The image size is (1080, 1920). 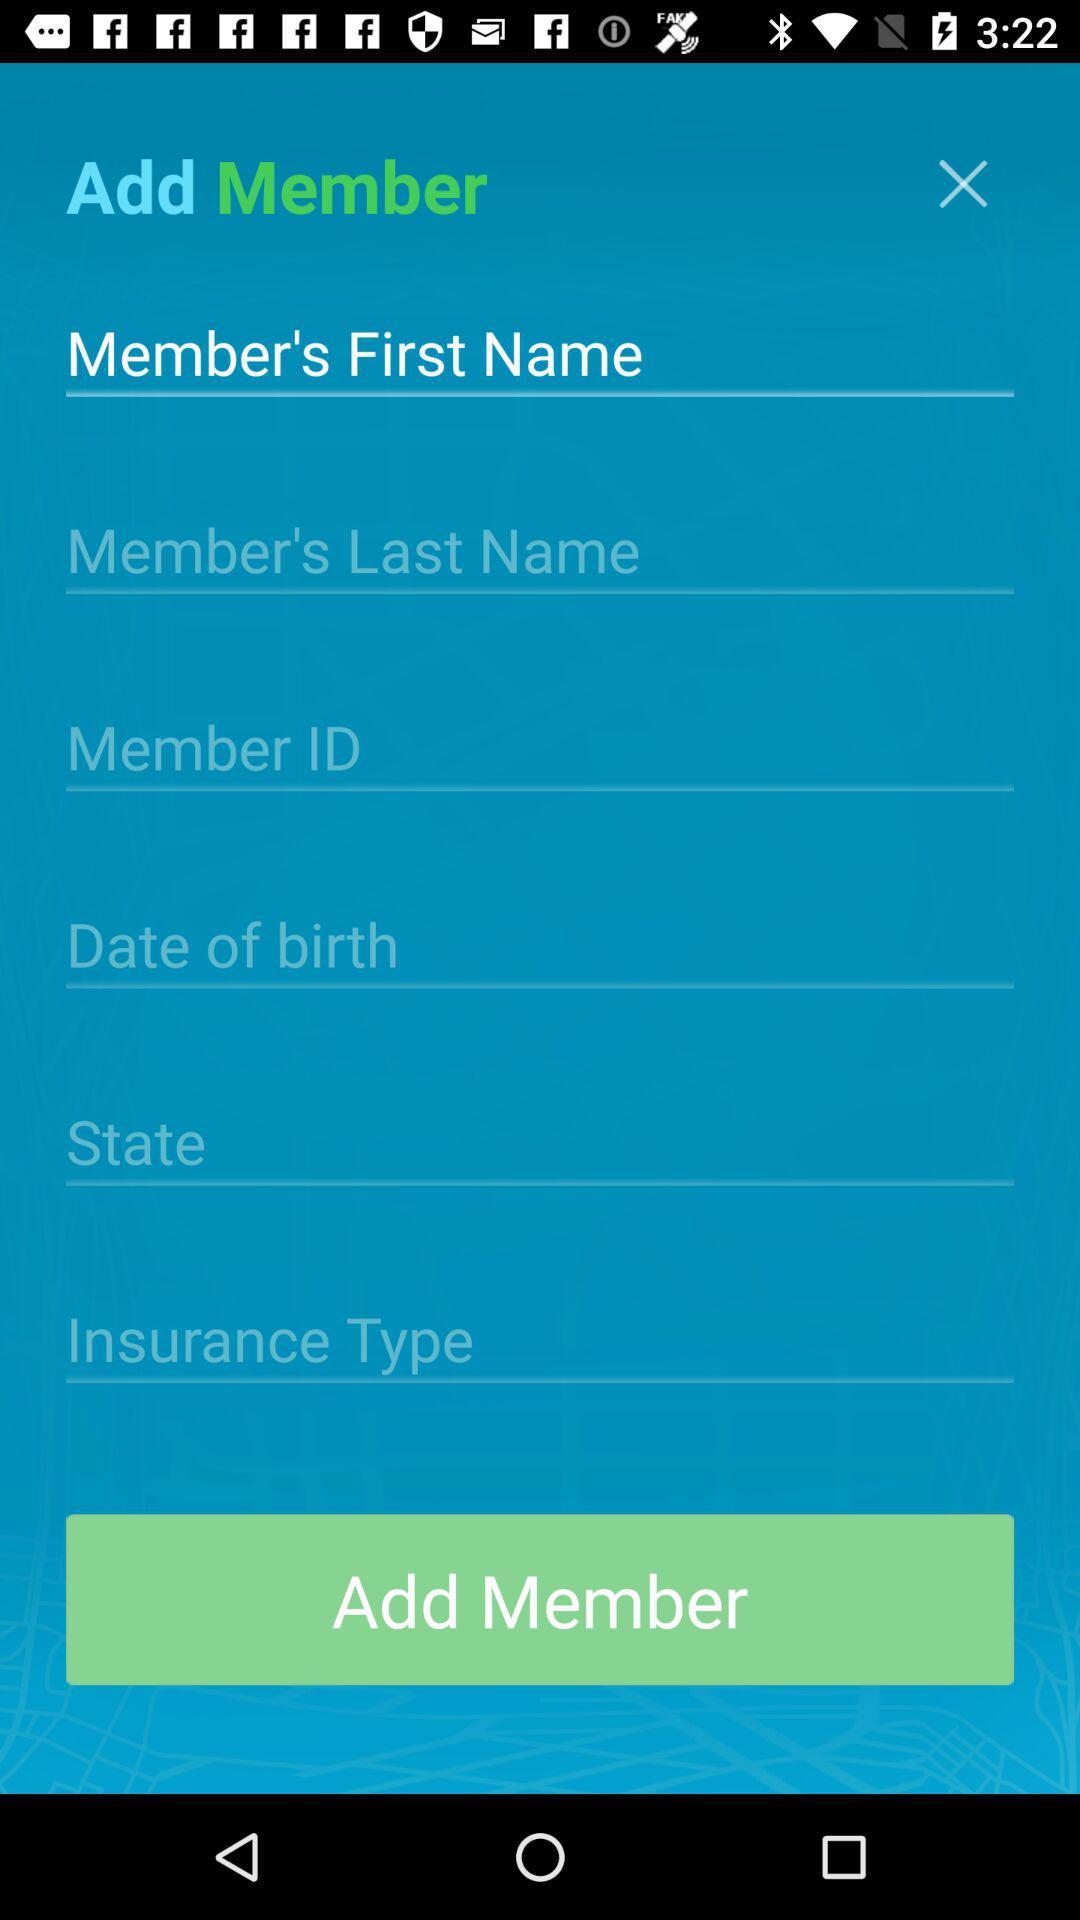 What do you see at coordinates (540, 941) in the screenshot?
I see `date of birth field` at bounding box center [540, 941].